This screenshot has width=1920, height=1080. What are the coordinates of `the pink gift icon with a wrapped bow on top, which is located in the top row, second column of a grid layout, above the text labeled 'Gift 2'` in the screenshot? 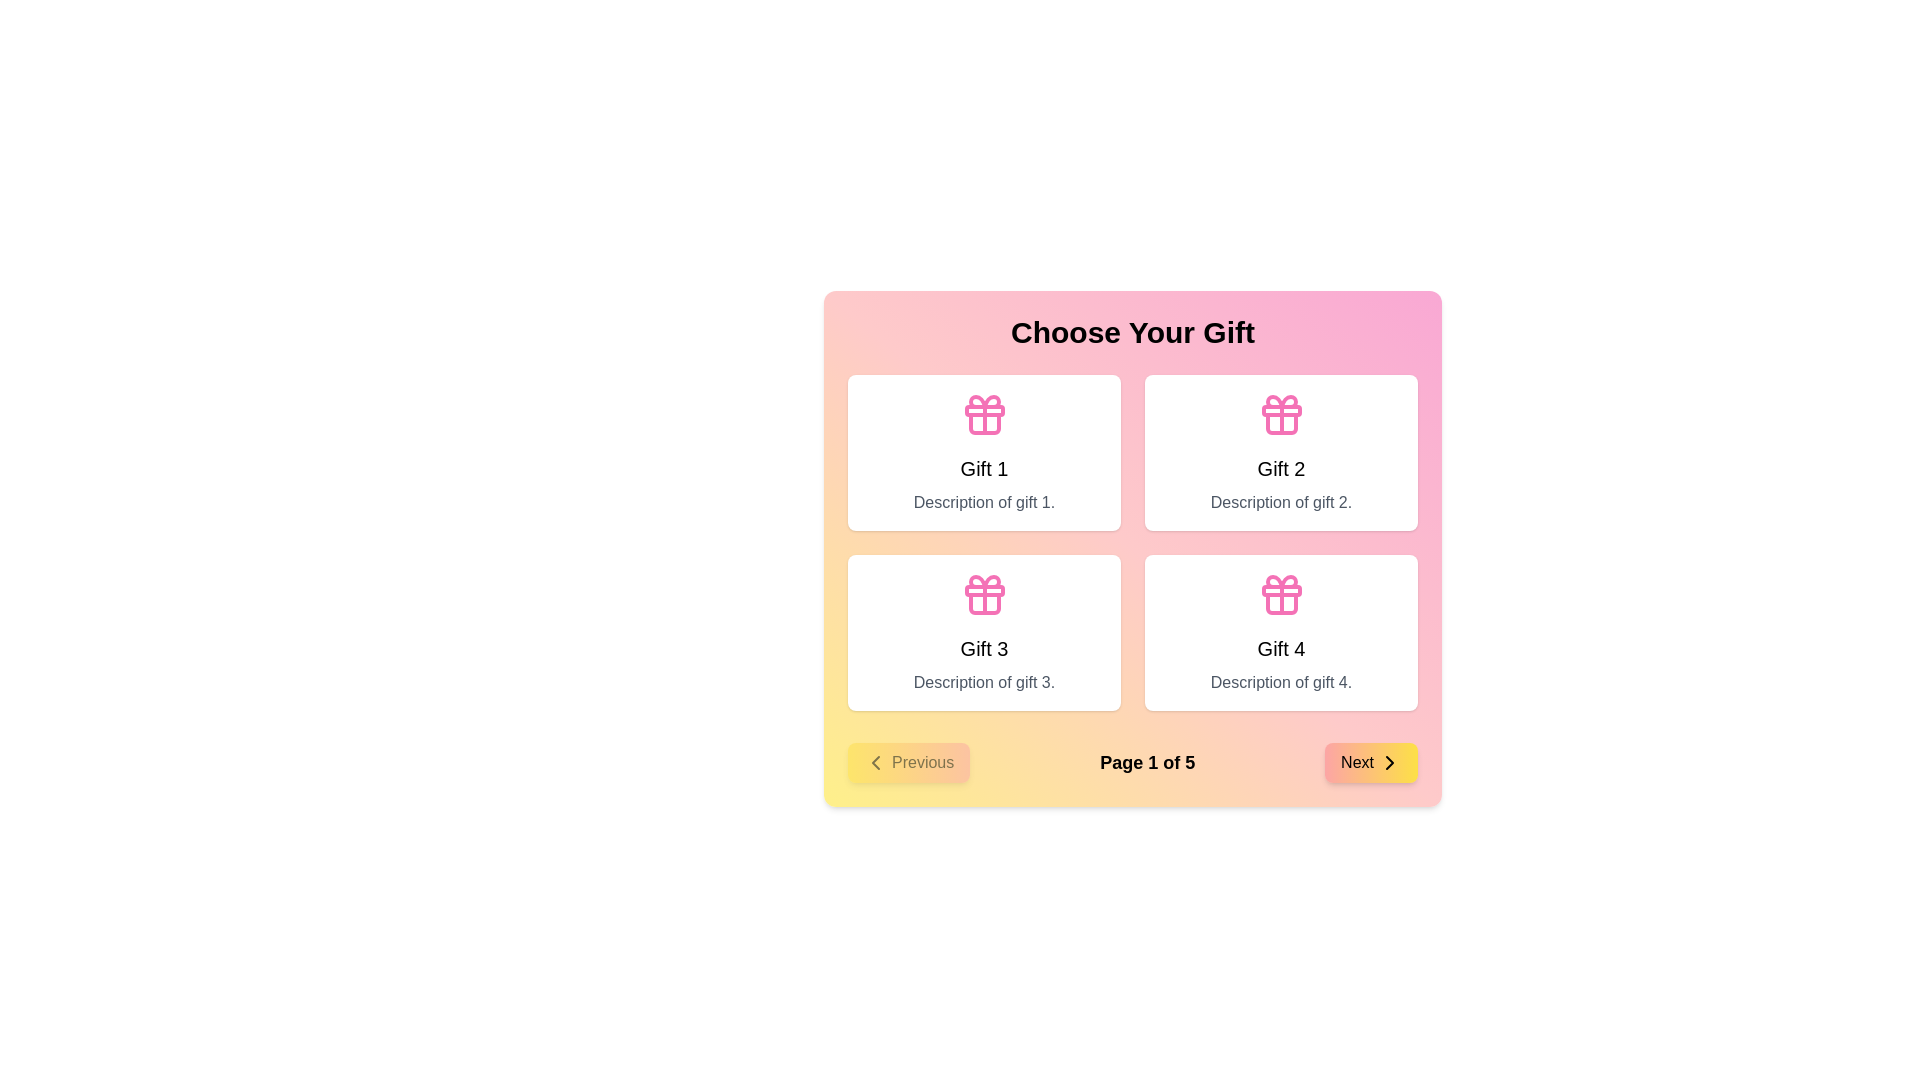 It's located at (1281, 414).